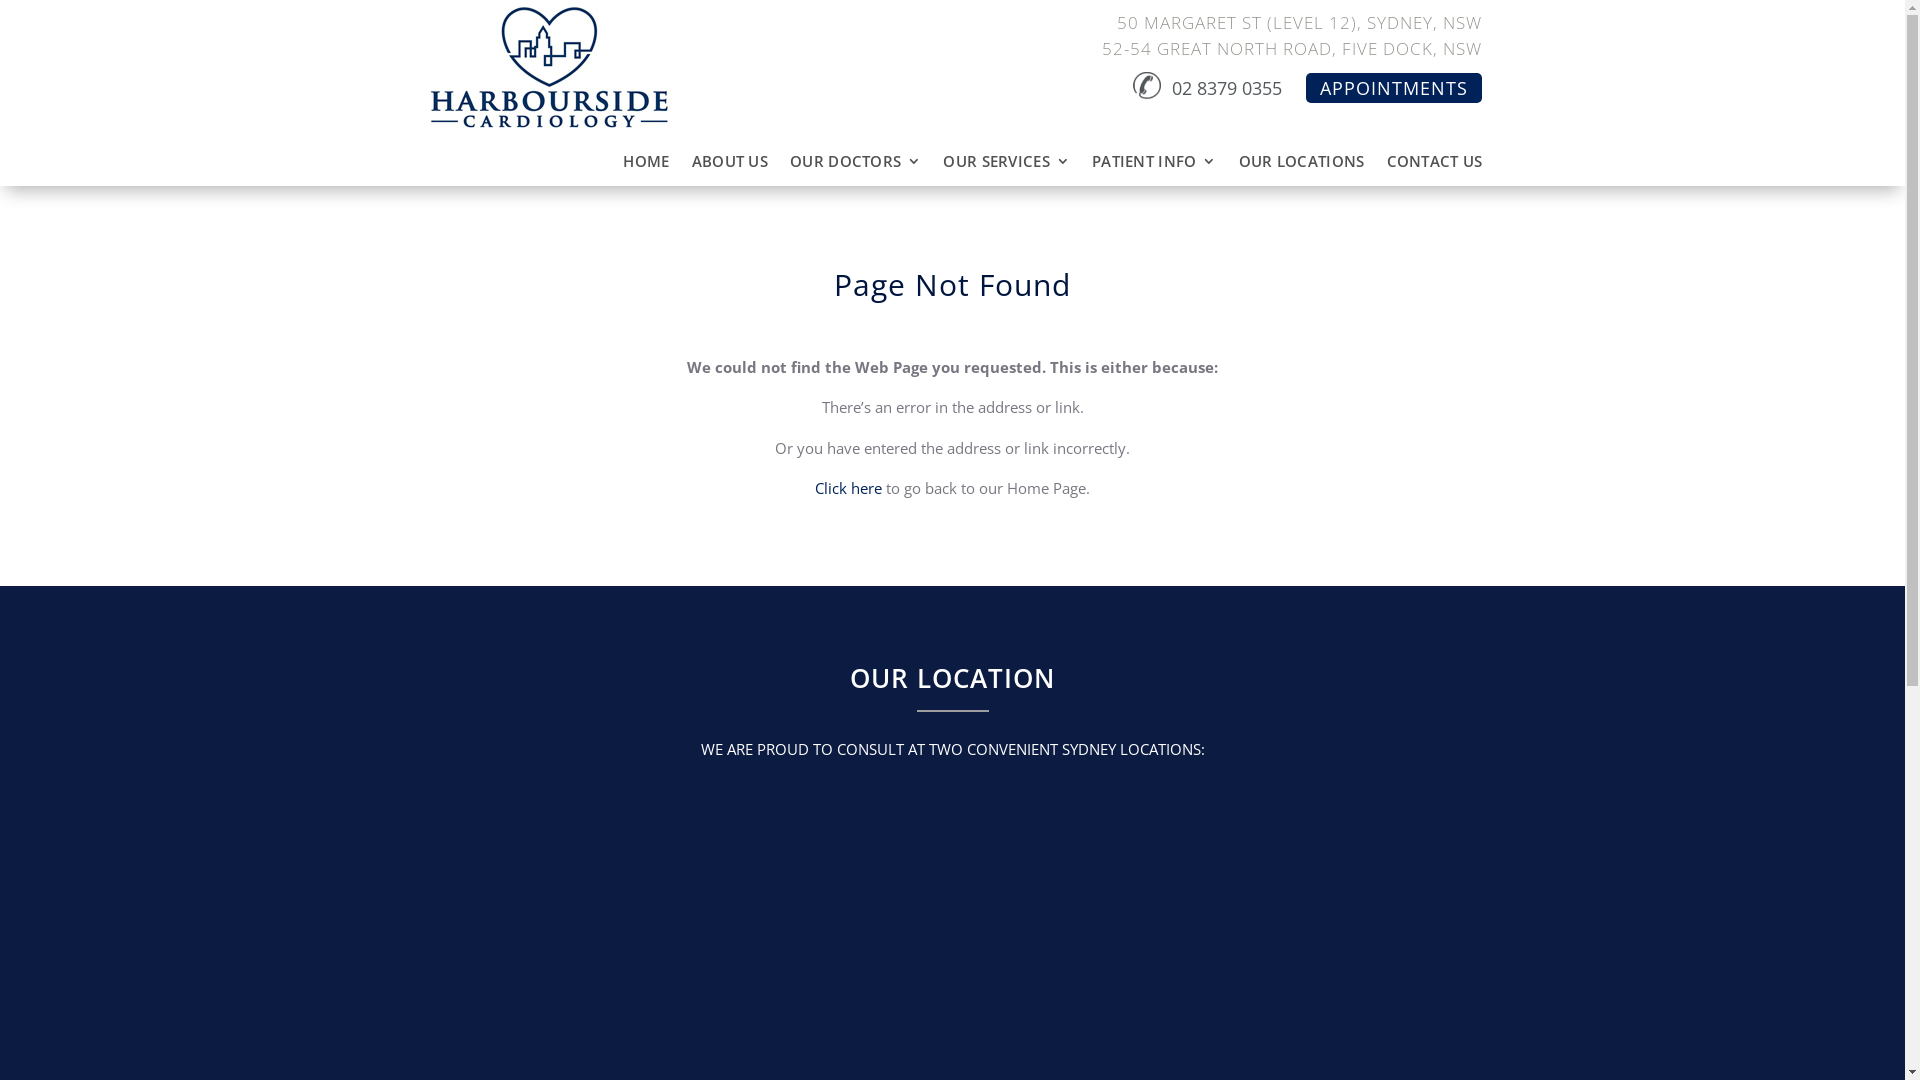 This screenshot has width=1920, height=1080. What do you see at coordinates (1433, 164) in the screenshot?
I see `'CONTACT US'` at bounding box center [1433, 164].